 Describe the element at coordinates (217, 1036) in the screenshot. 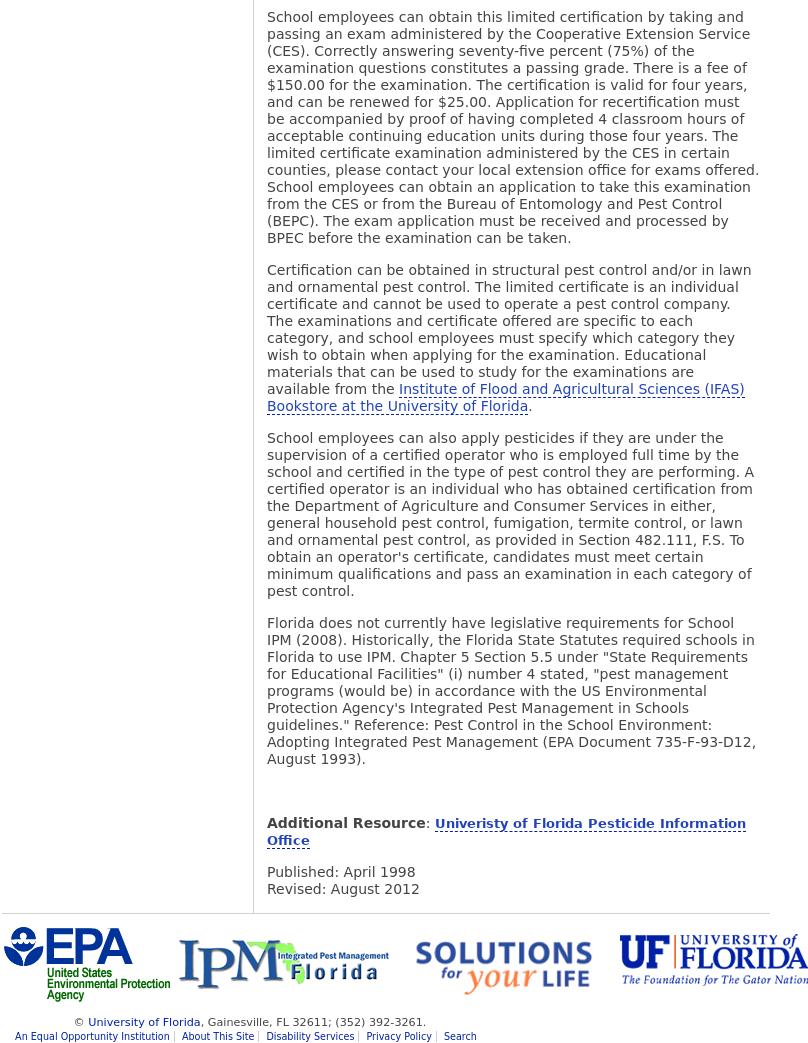

I see `'About This Site'` at that location.